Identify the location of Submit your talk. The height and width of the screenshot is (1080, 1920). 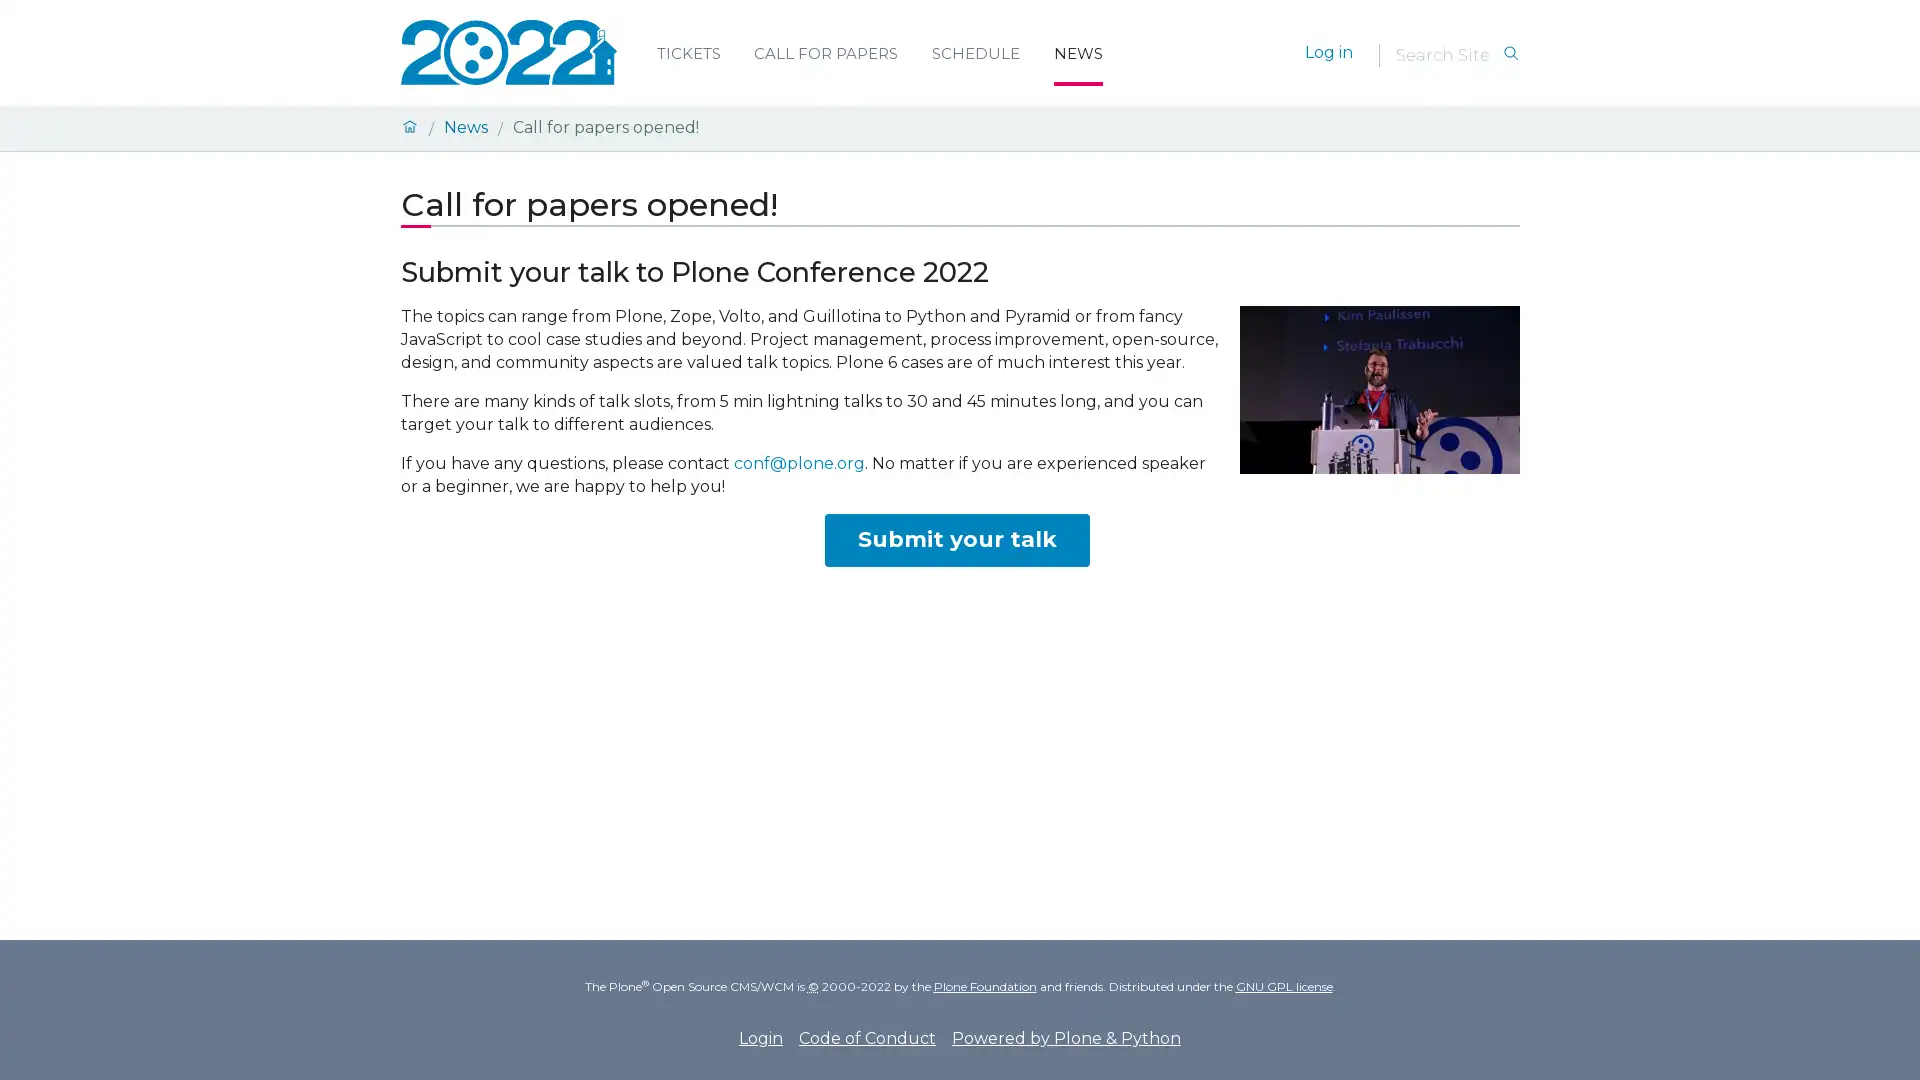
(955, 540).